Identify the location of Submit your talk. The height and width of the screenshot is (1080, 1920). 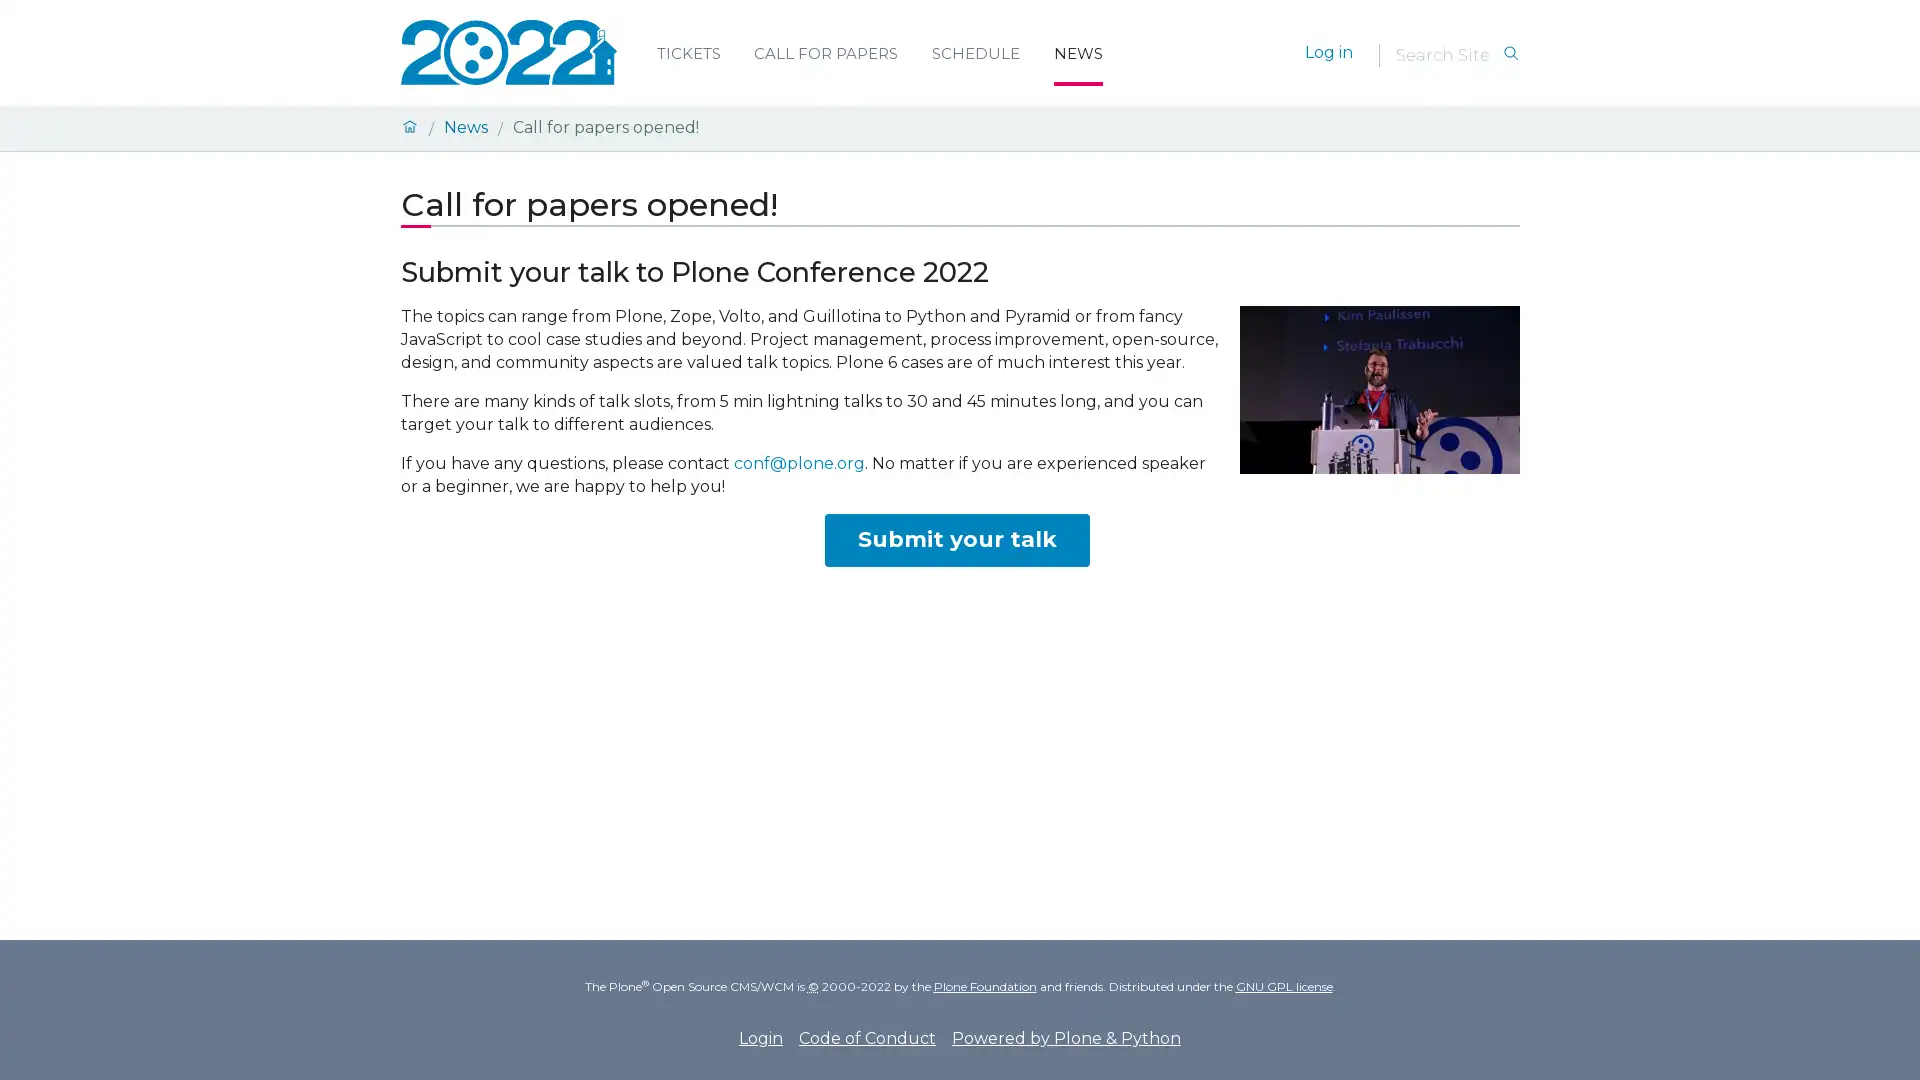
(955, 540).